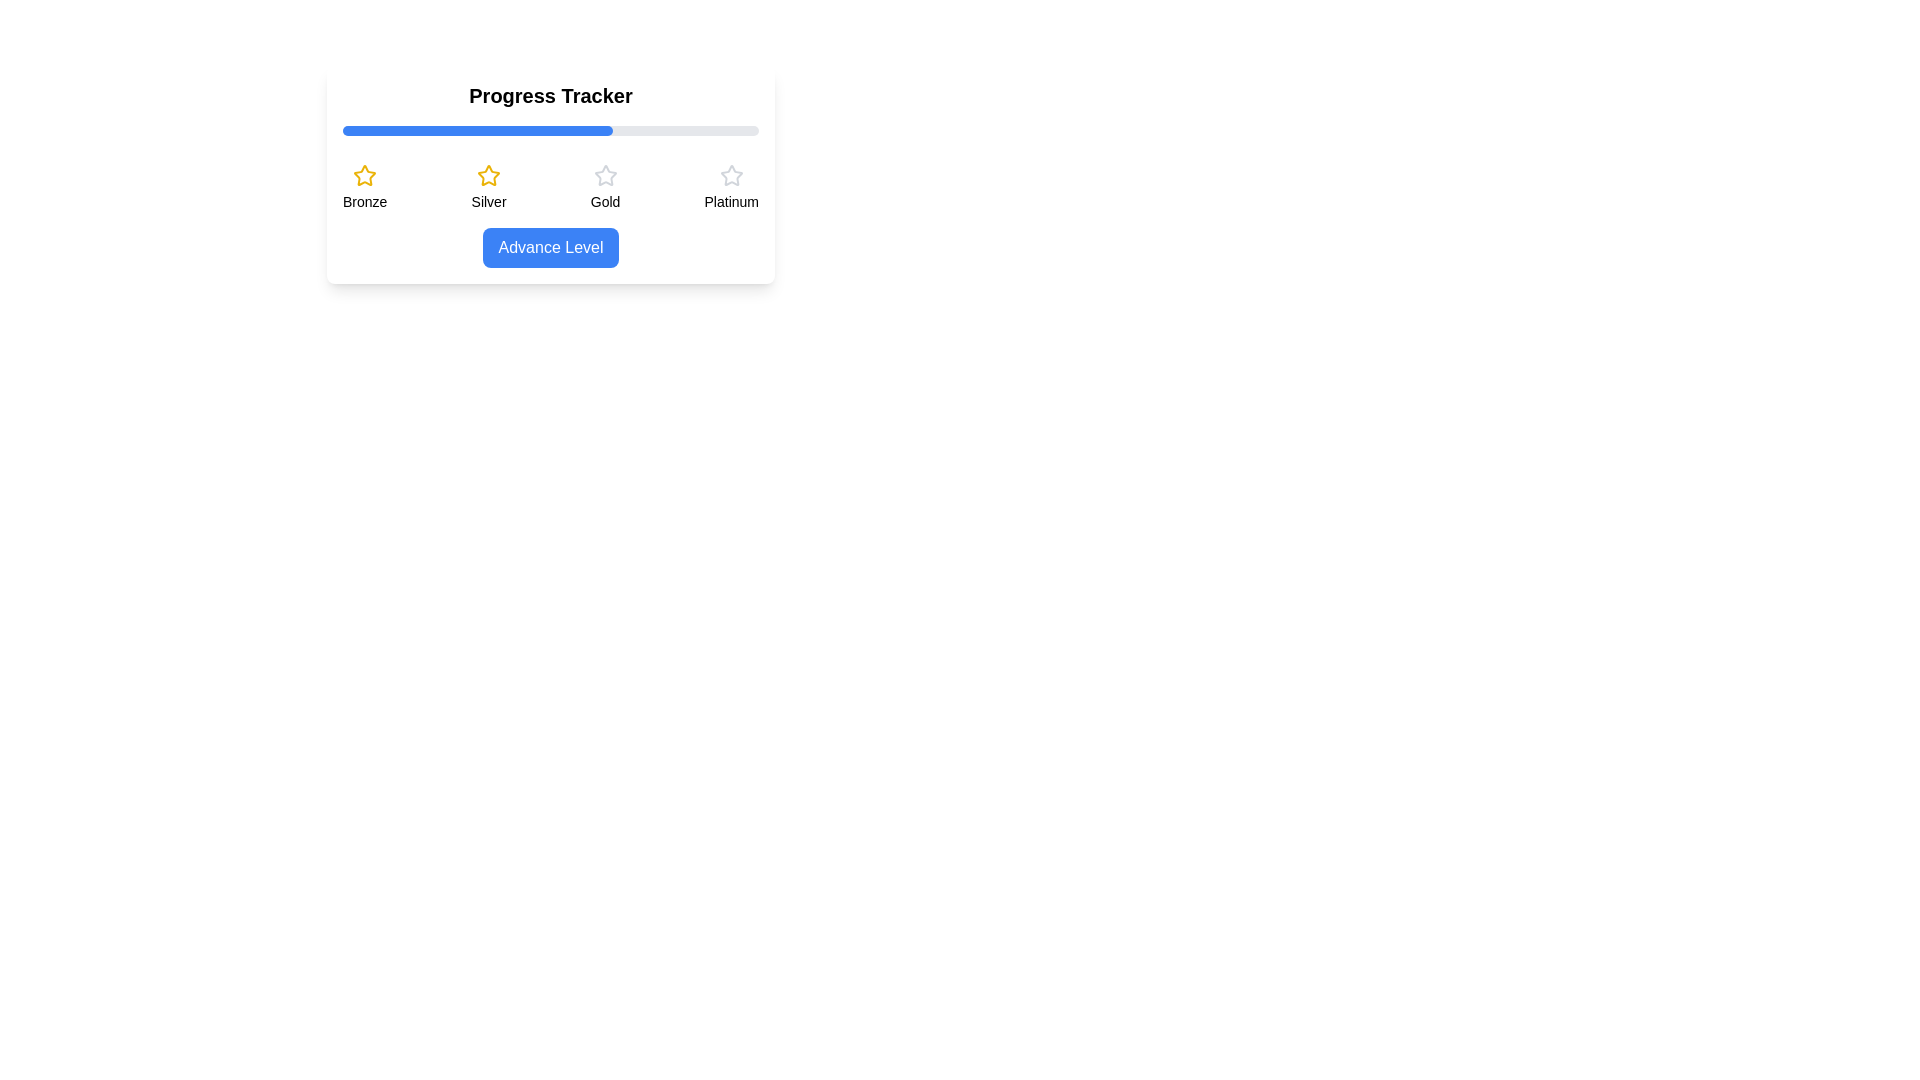 This screenshot has height=1080, width=1920. Describe the element at coordinates (489, 201) in the screenshot. I see `displayed text of the 'Silver' rank label located below the star icon in the progress tracker interface` at that location.